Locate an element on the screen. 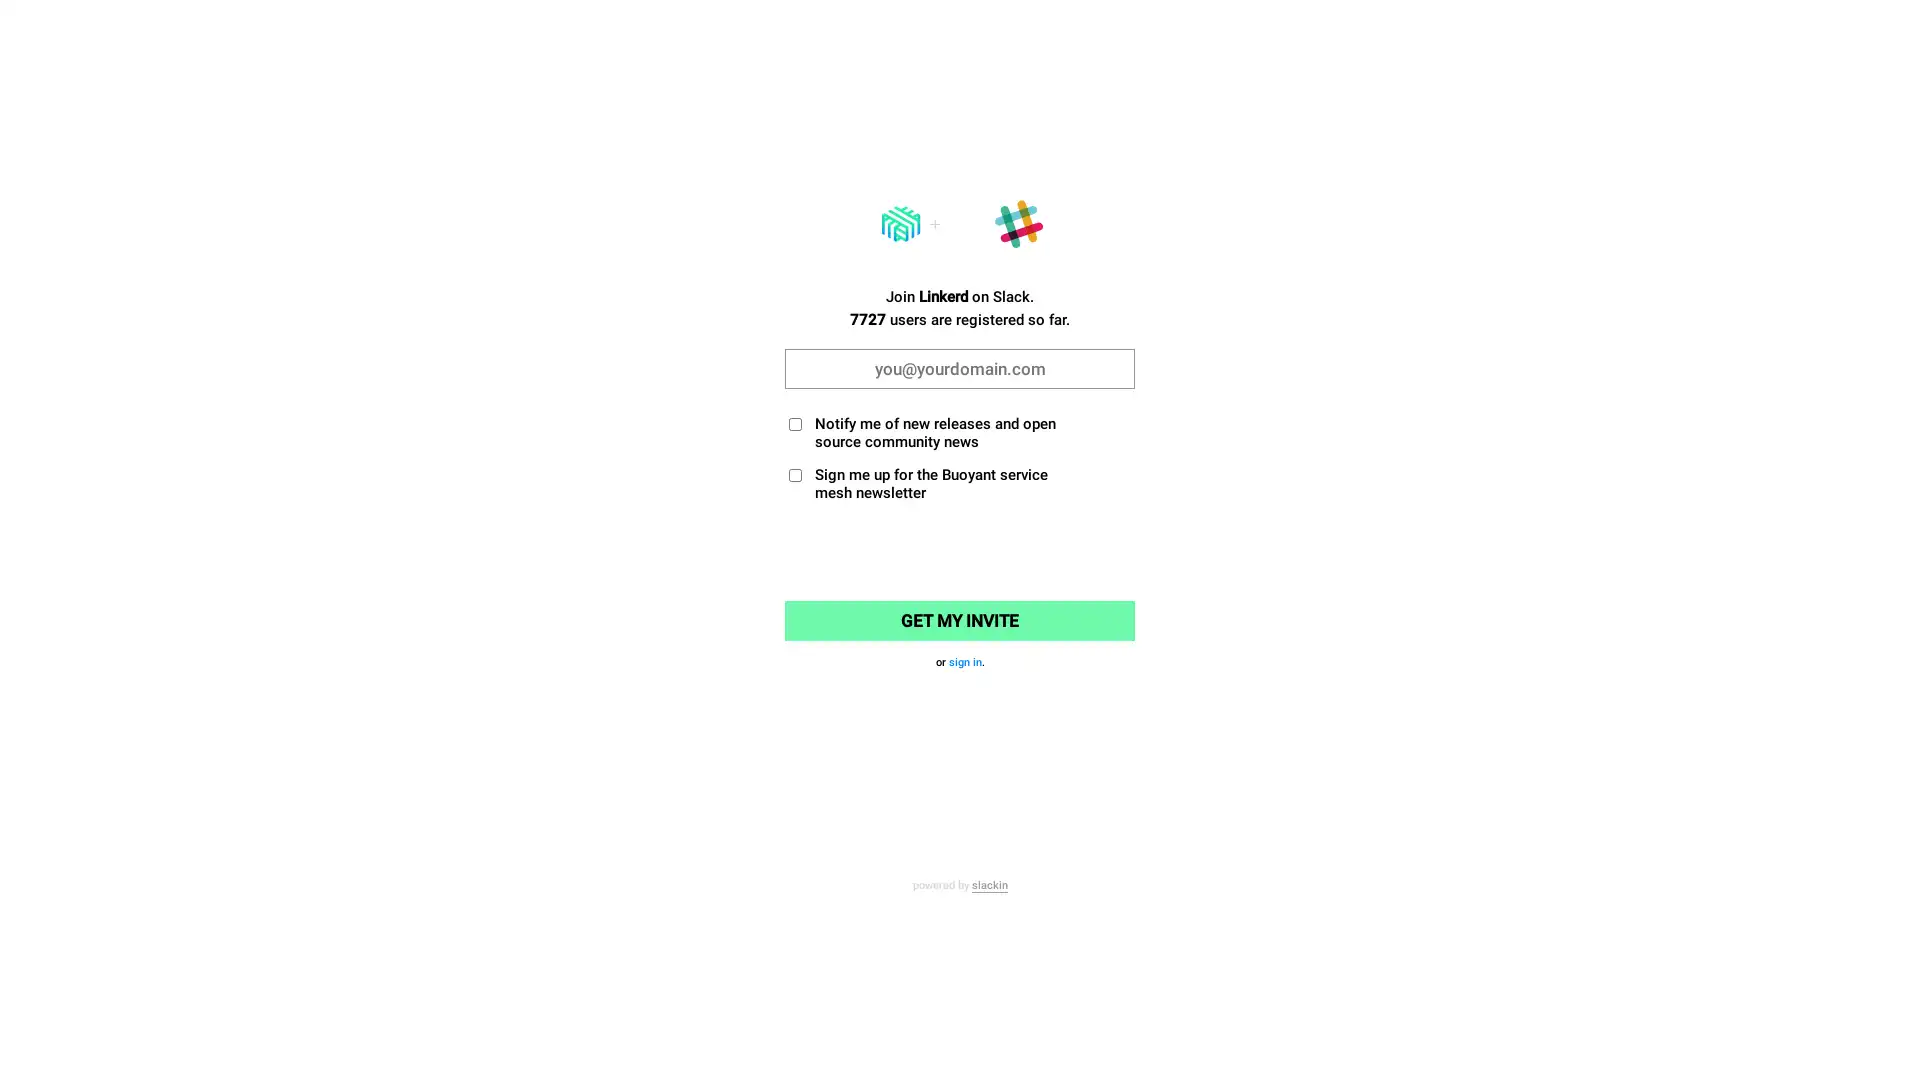  GET MY INVITE is located at coordinates (960, 620).